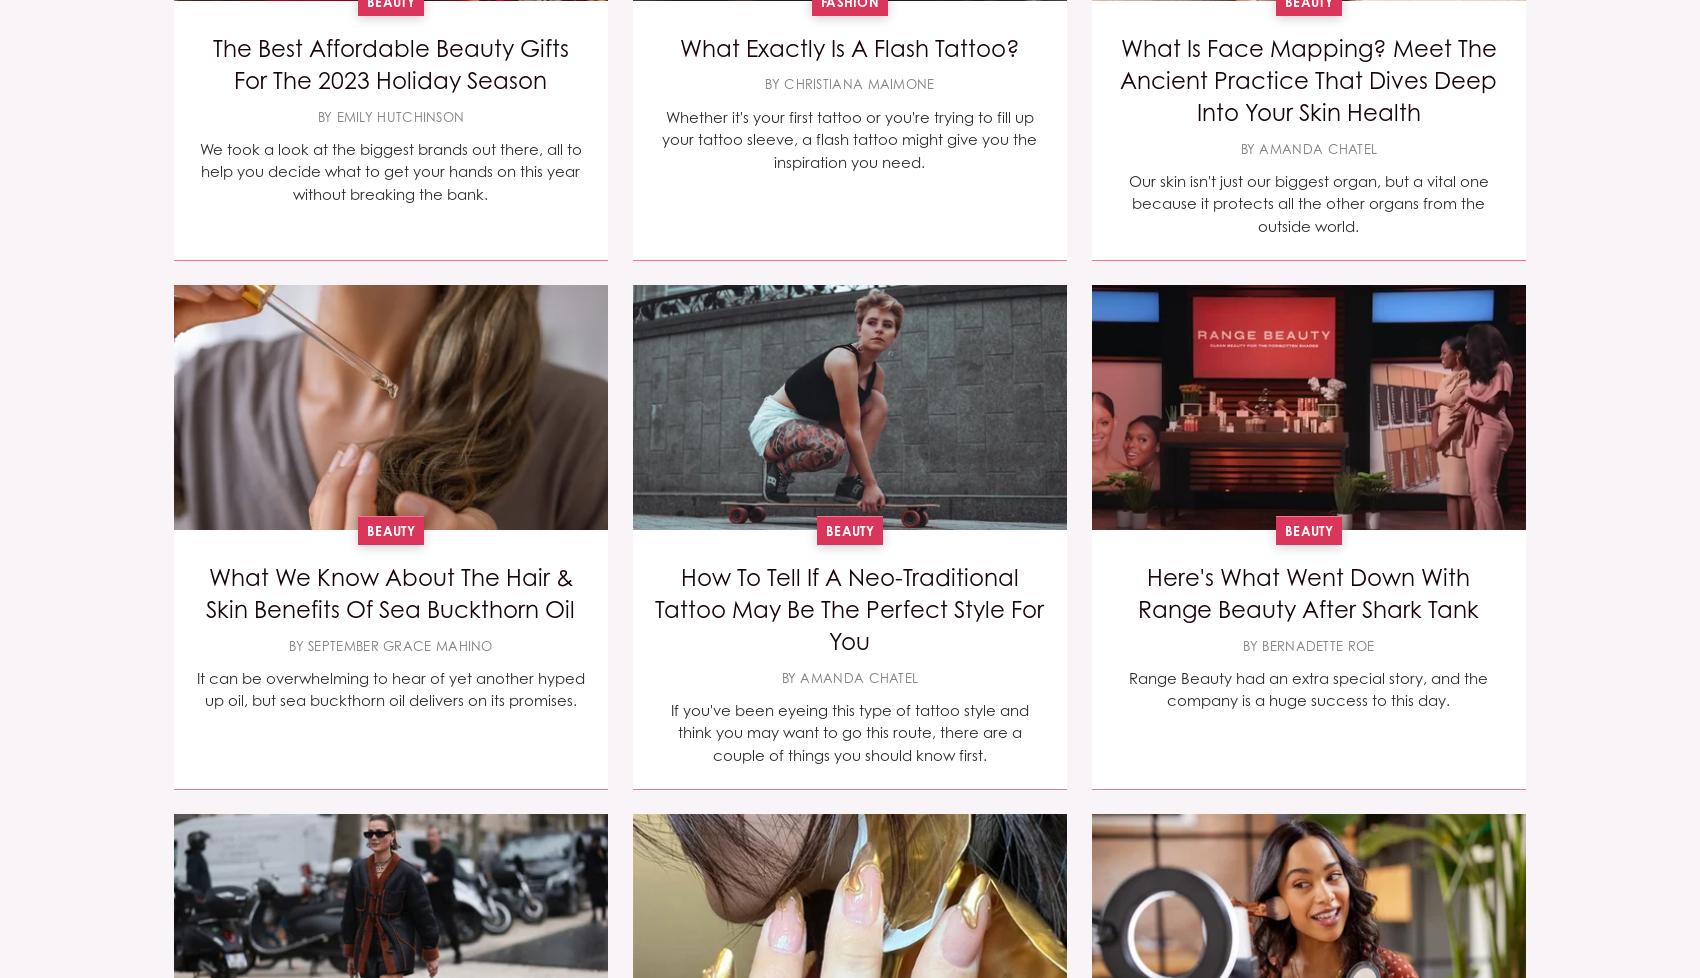  I want to click on 'What Exactly Is A Flash Tattoo?', so click(847, 47).